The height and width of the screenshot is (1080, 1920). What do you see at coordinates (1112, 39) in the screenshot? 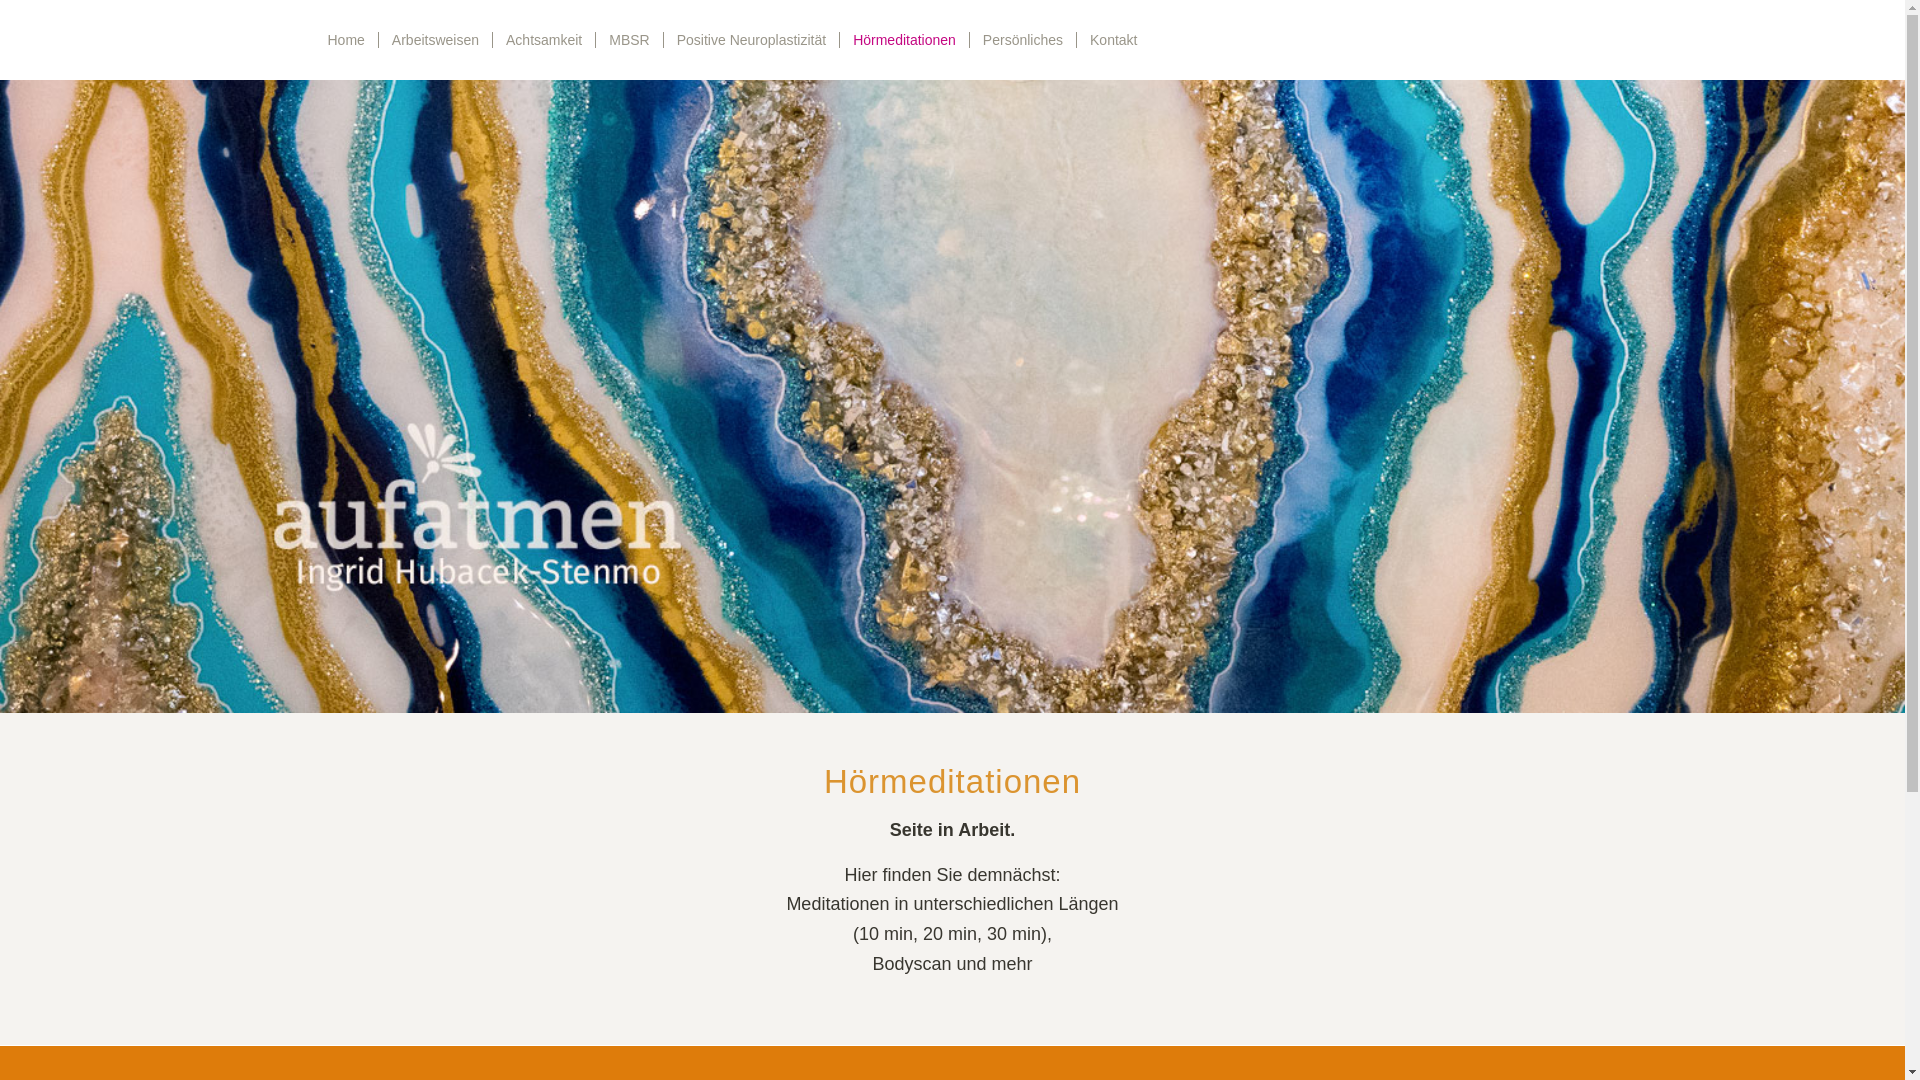
I see `'Kontakt'` at bounding box center [1112, 39].